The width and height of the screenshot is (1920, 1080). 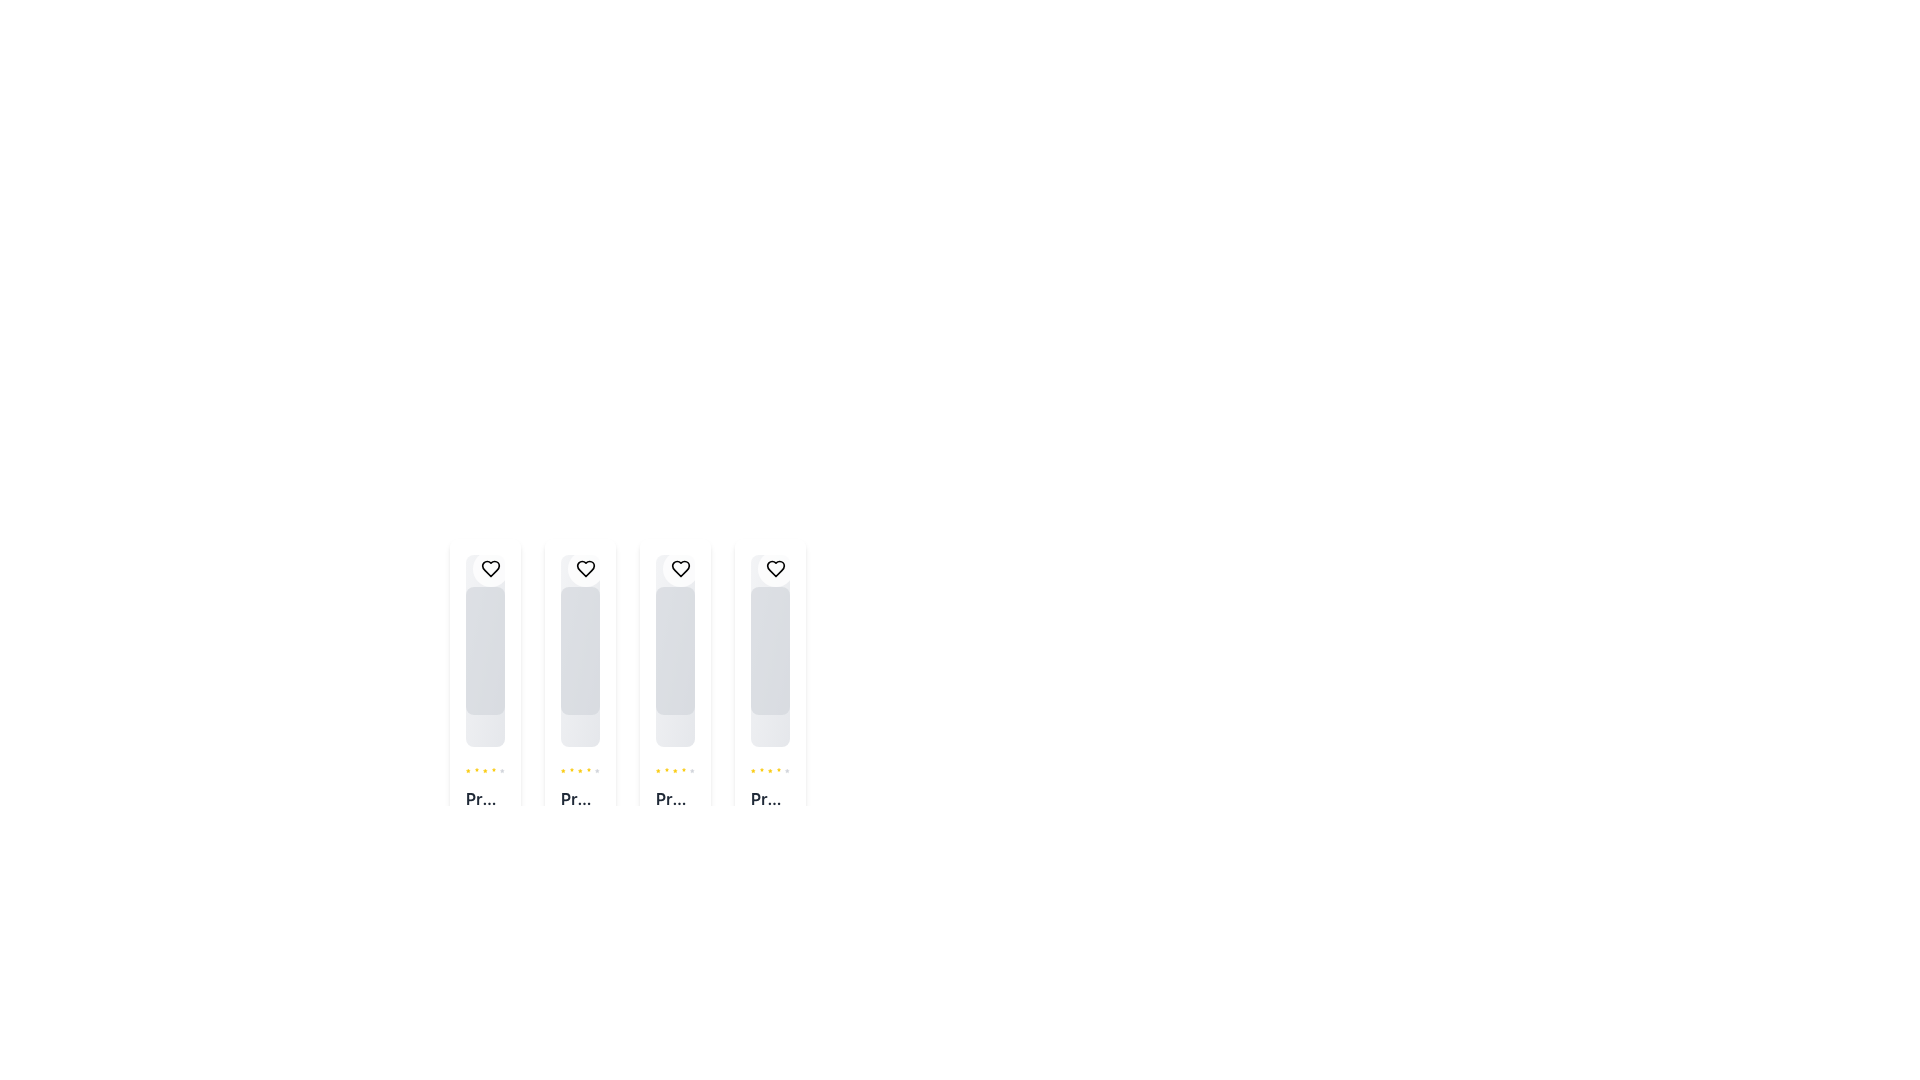 I want to click on the displayed rating on the fourth product card from the left, located at the bottom of the card above the product name and below the main image, so click(x=769, y=770).